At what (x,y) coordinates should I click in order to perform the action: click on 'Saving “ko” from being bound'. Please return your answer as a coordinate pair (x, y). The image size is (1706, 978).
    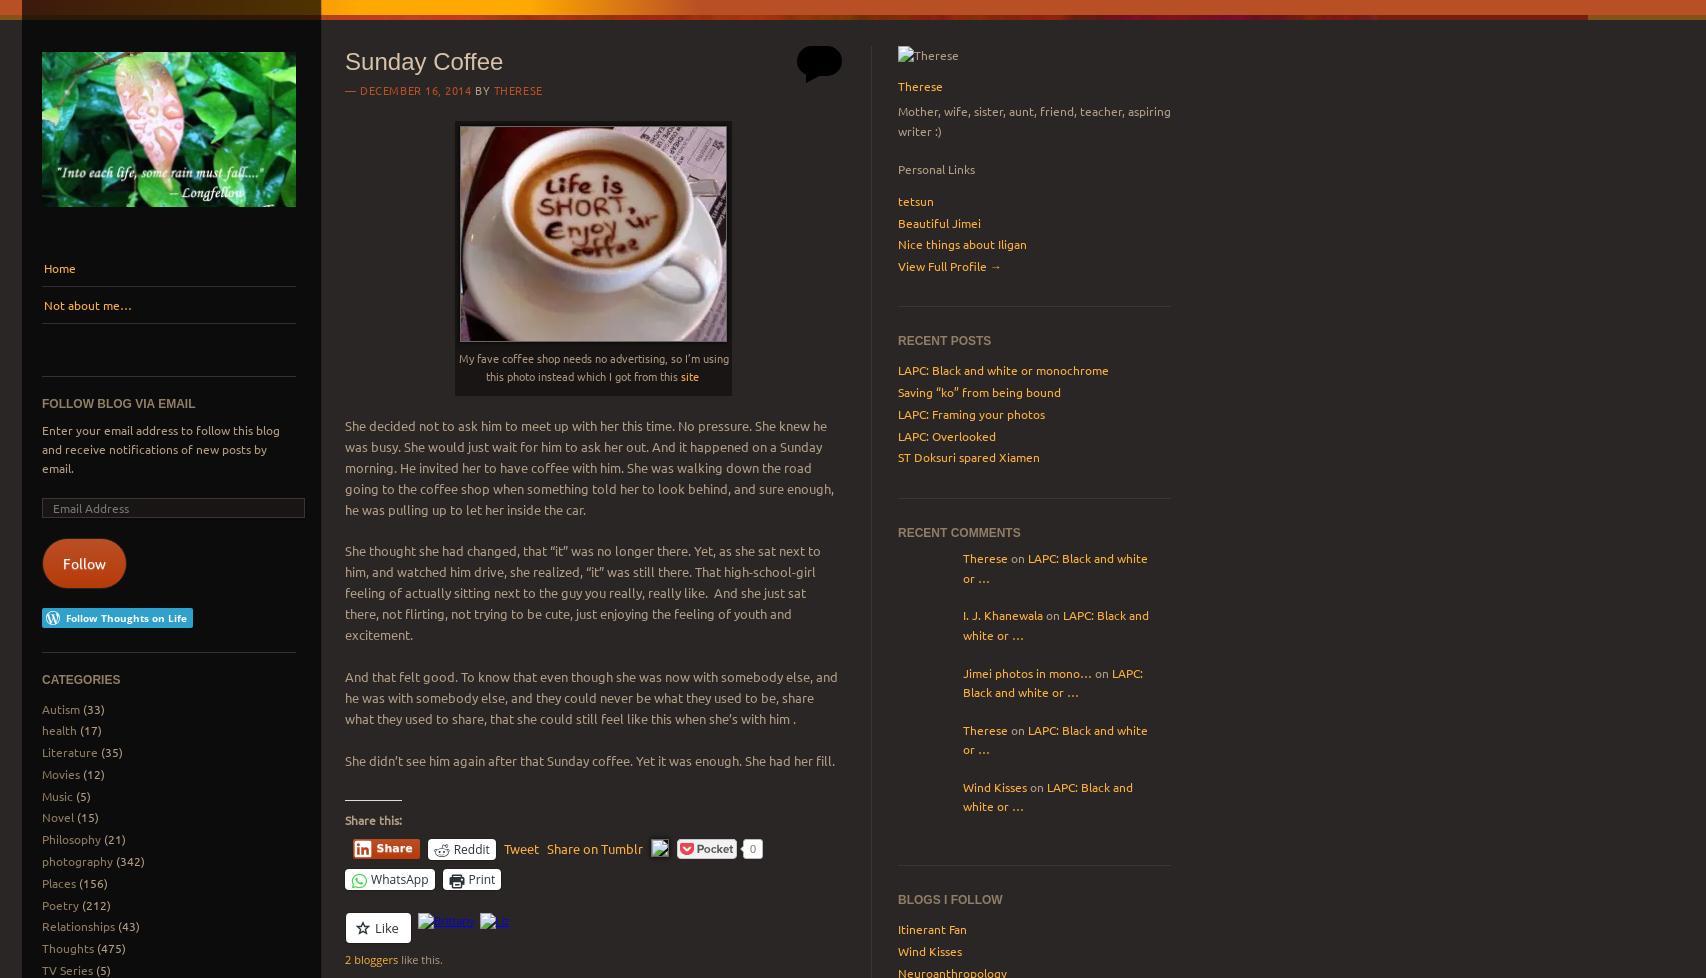
    Looking at the image, I should click on (978, 390).